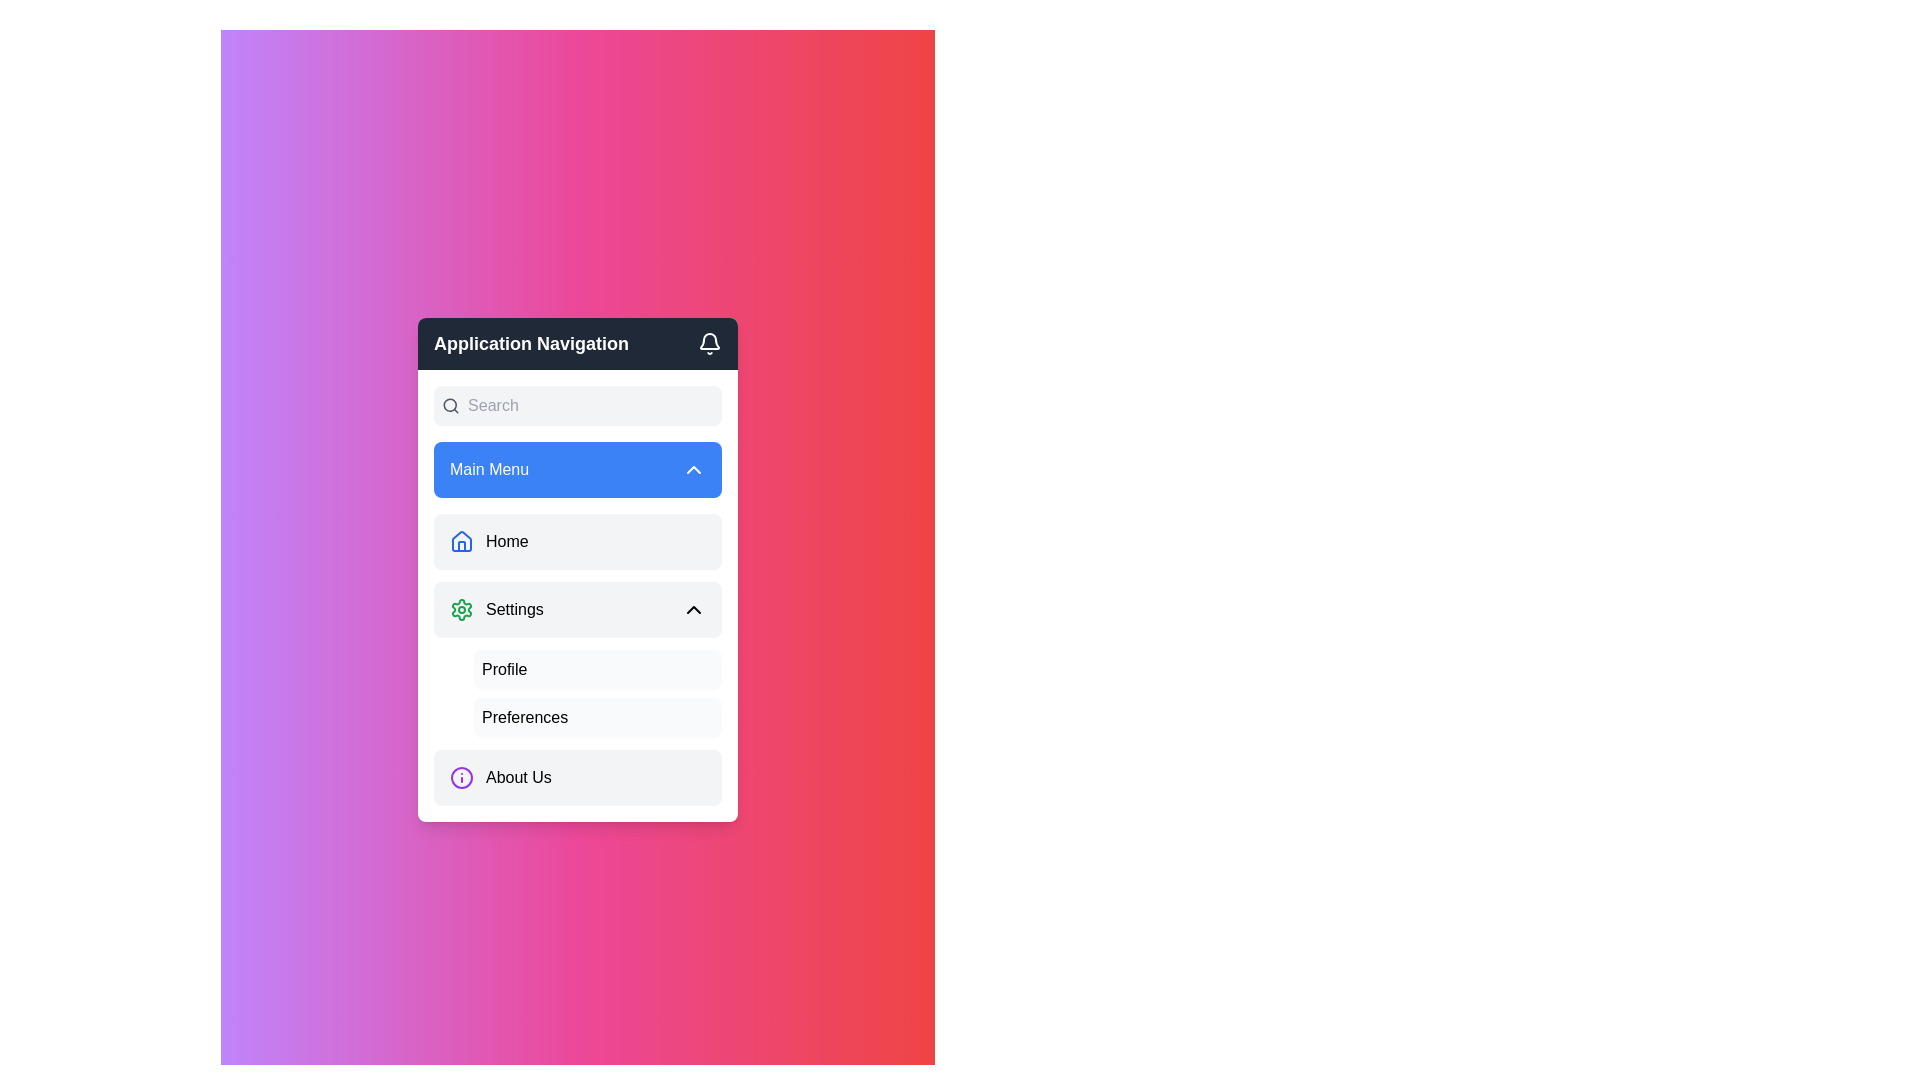 This screenshot has width=1920, height=1080. Describe the element at coordinates (460, 777) in the screenshot. I see `the circular purple icon rendered in SVG format that is left-aligned within the 'About Us' item at the bottom of the menu list in the application navigation panel` at that location.